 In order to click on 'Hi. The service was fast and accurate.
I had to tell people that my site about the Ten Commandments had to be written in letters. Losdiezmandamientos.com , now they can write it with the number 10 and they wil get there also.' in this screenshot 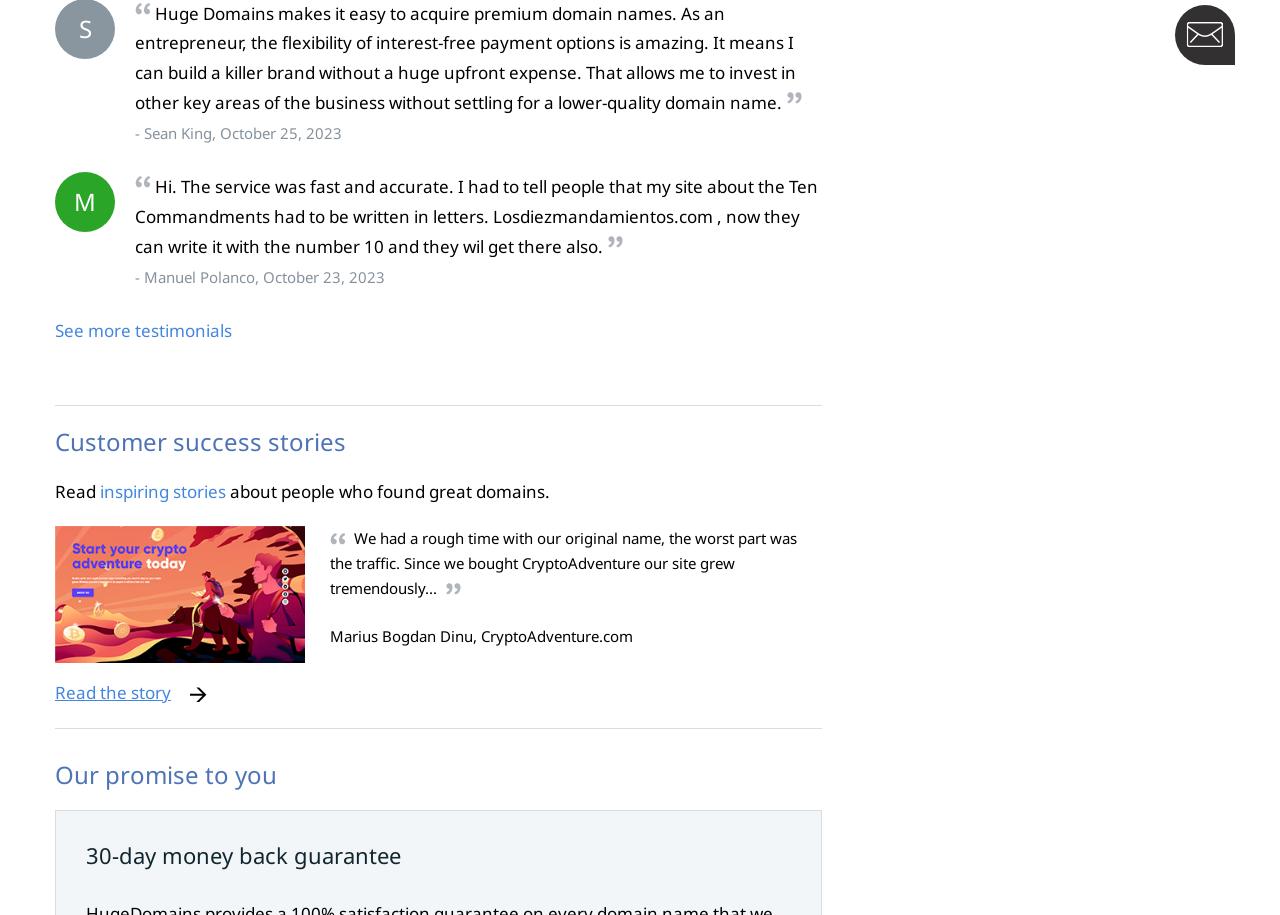, I will do `click(475, 216)`.